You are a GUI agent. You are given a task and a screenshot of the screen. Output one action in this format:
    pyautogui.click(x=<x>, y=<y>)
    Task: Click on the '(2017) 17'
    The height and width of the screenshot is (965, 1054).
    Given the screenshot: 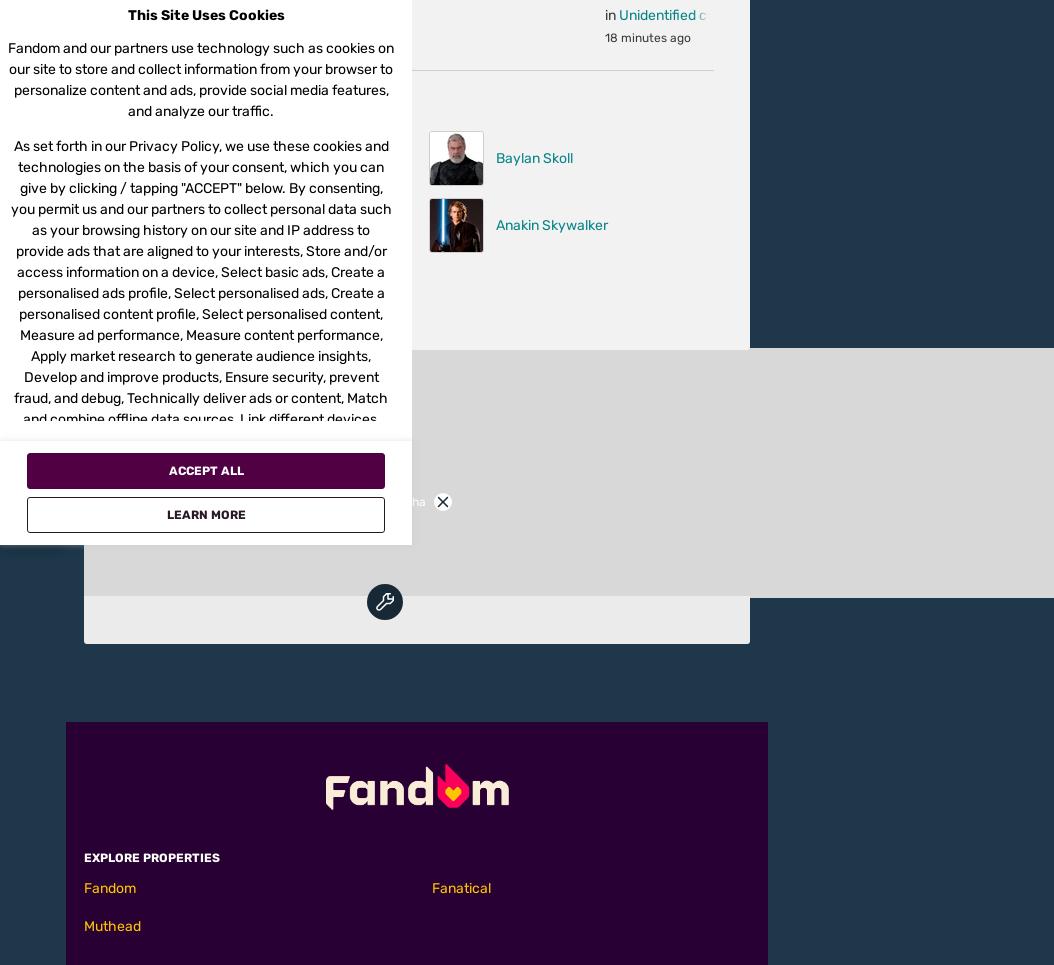 What is the action you would take?
    pyautogui.click(x=177, y=74)
    